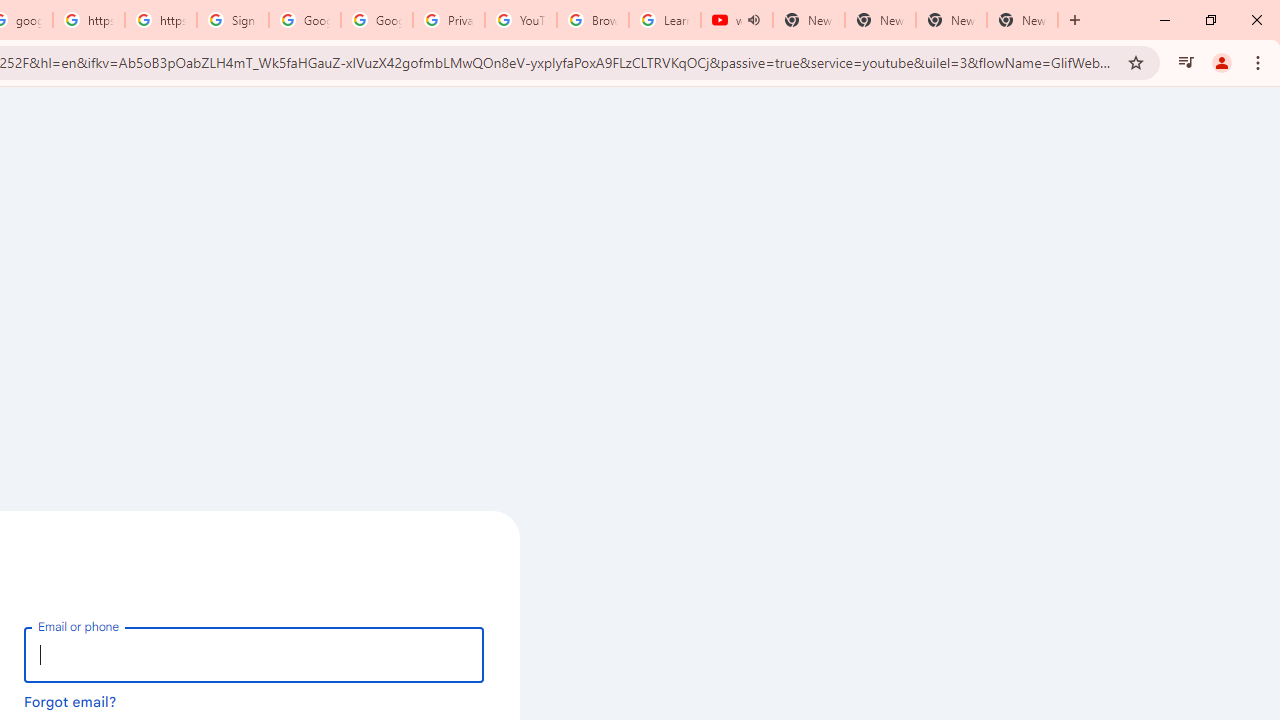 The image size is (1280, 720). Describe the element at coordinates (520, 20) in the screenshot. I see `'YouTube'` at that location.